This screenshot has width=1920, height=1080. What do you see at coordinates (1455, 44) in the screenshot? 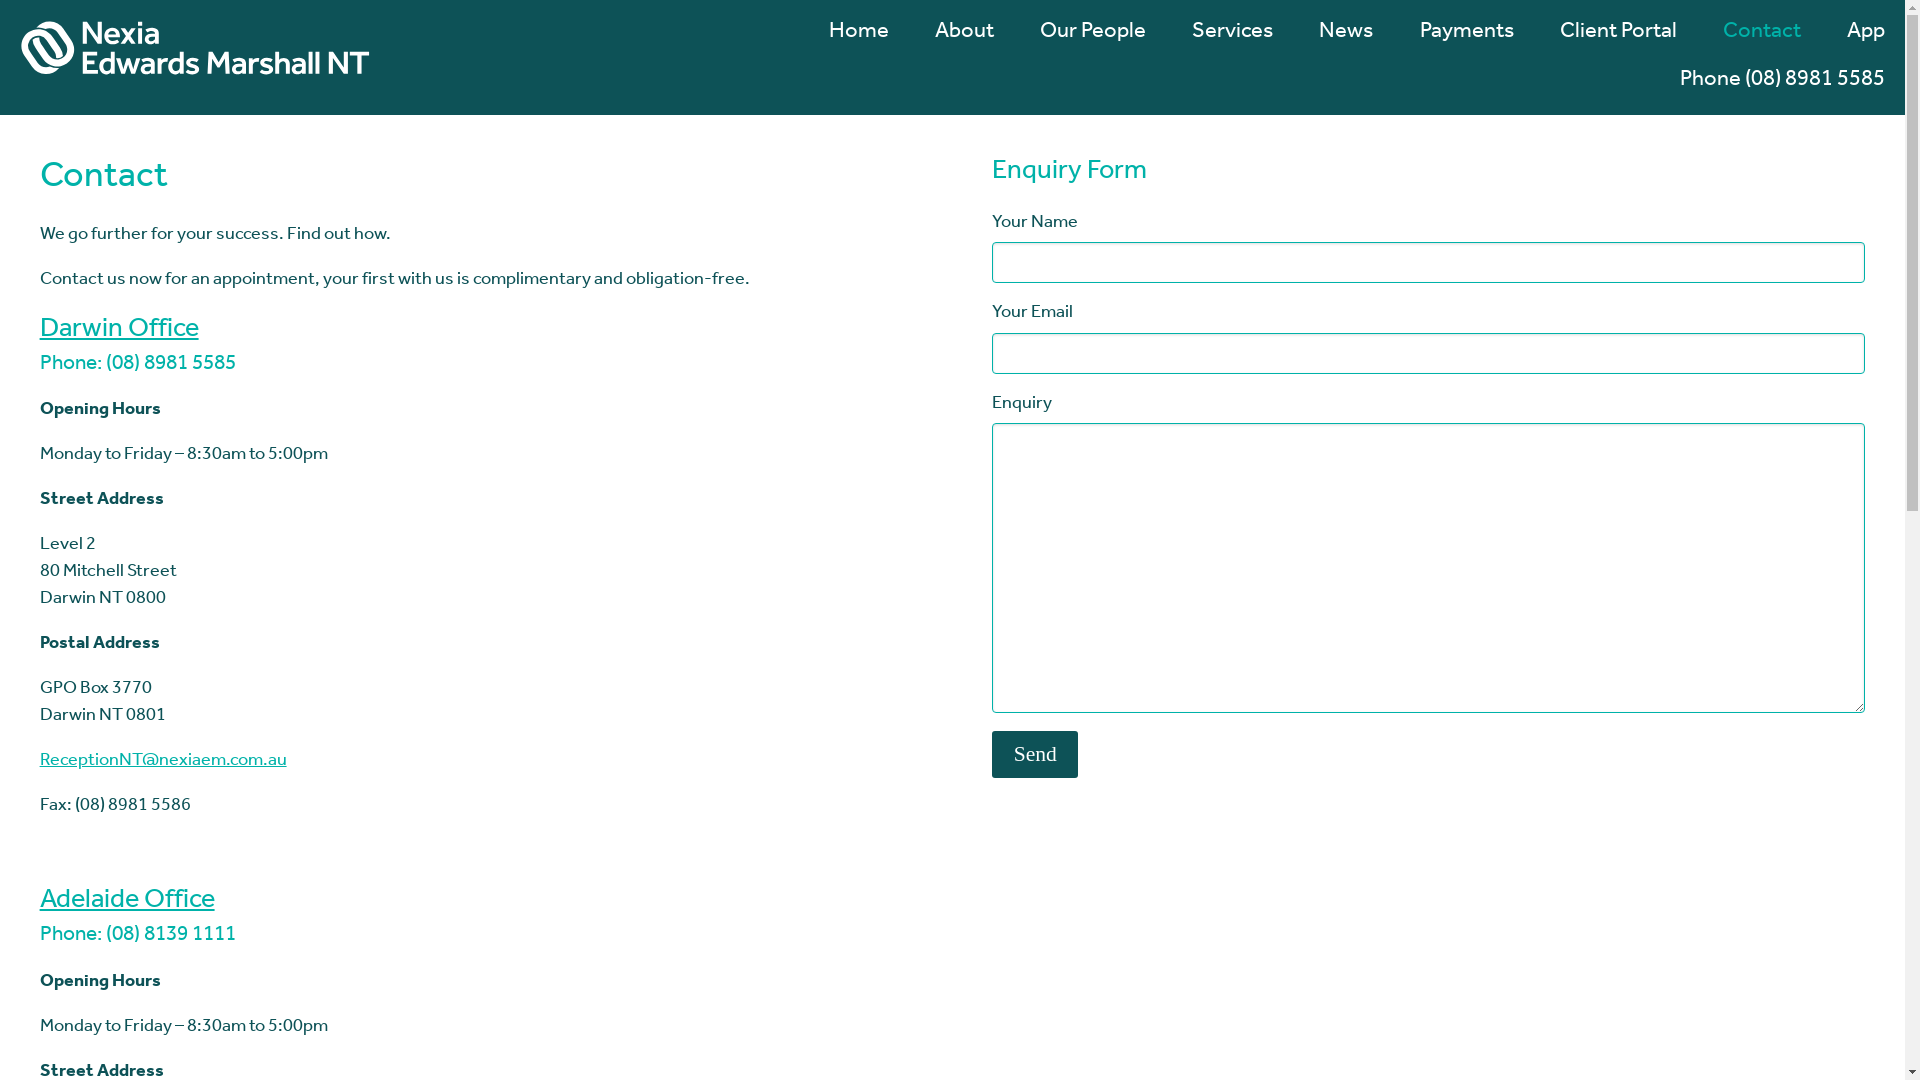
I see `'Payments'` at bounding box center [1455, 44].